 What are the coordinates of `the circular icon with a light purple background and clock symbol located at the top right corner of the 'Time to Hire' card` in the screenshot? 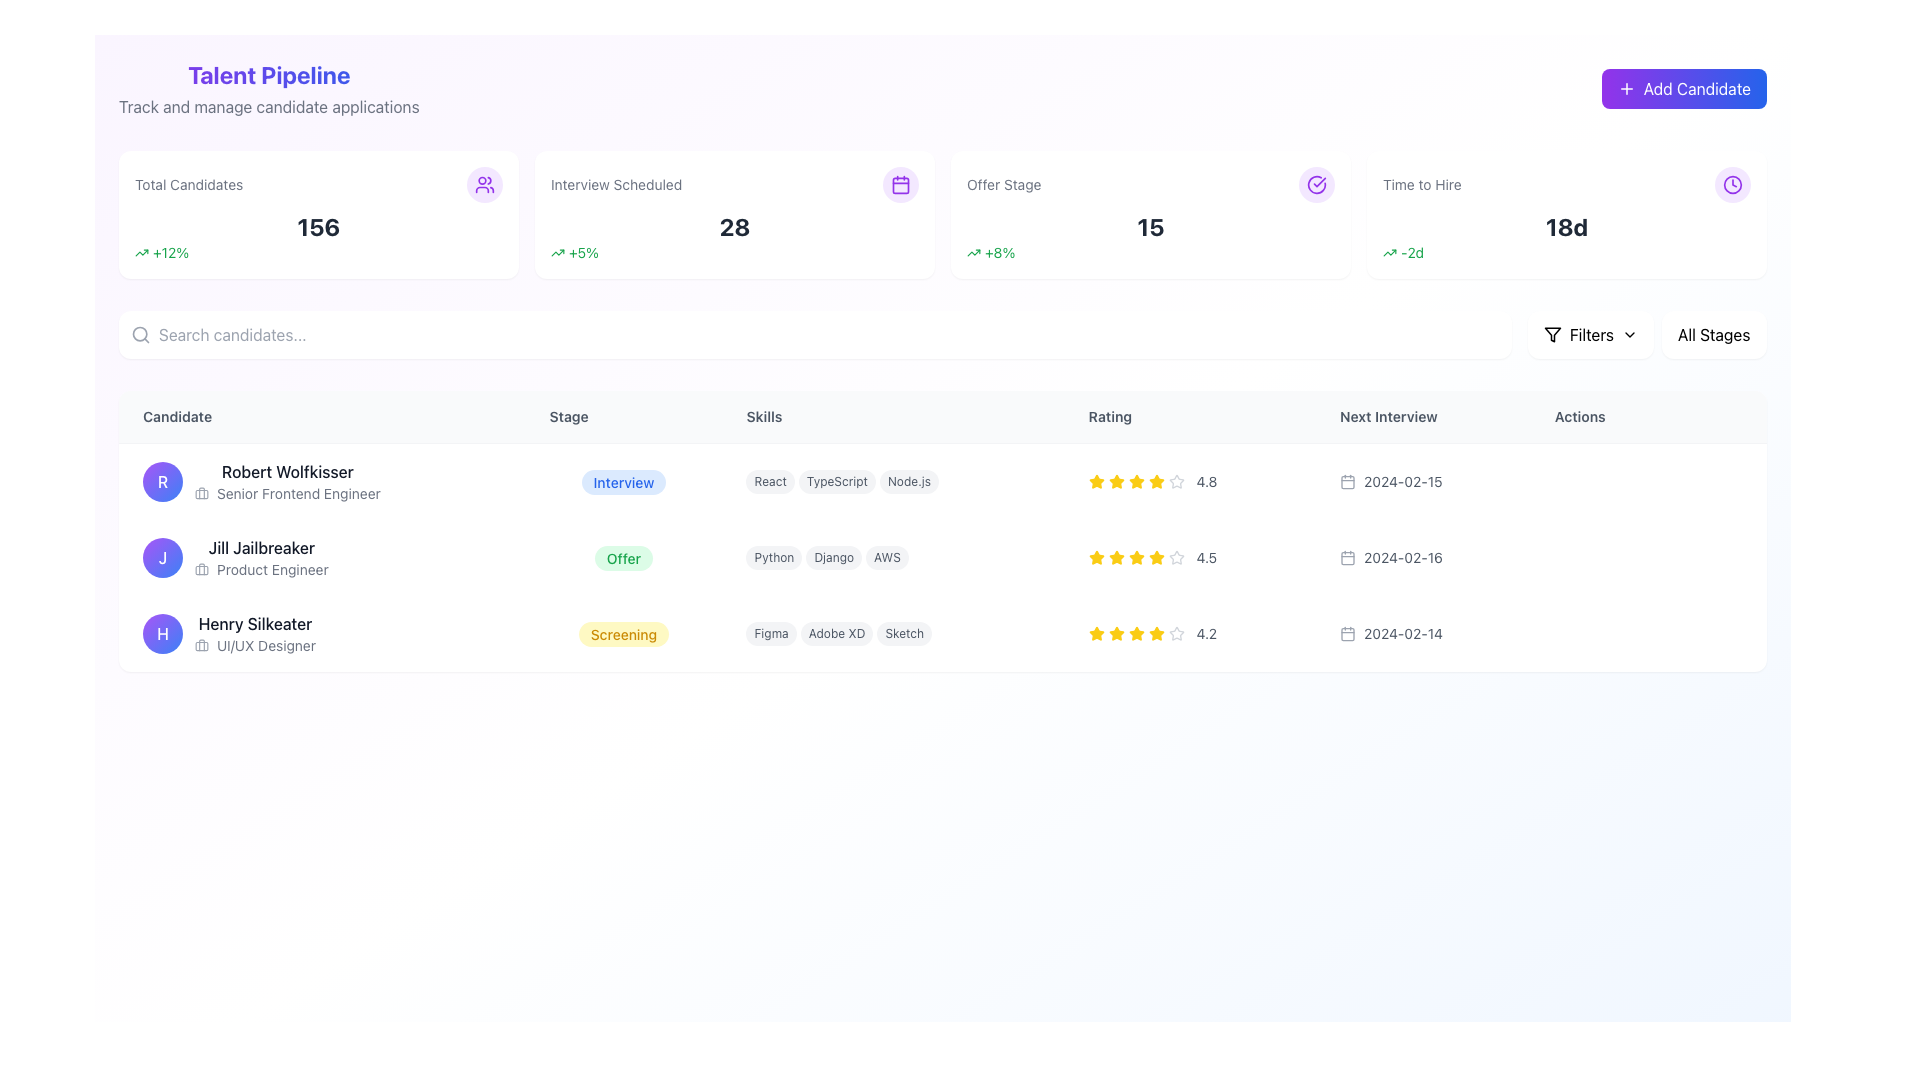 It's located at (1731, 185).